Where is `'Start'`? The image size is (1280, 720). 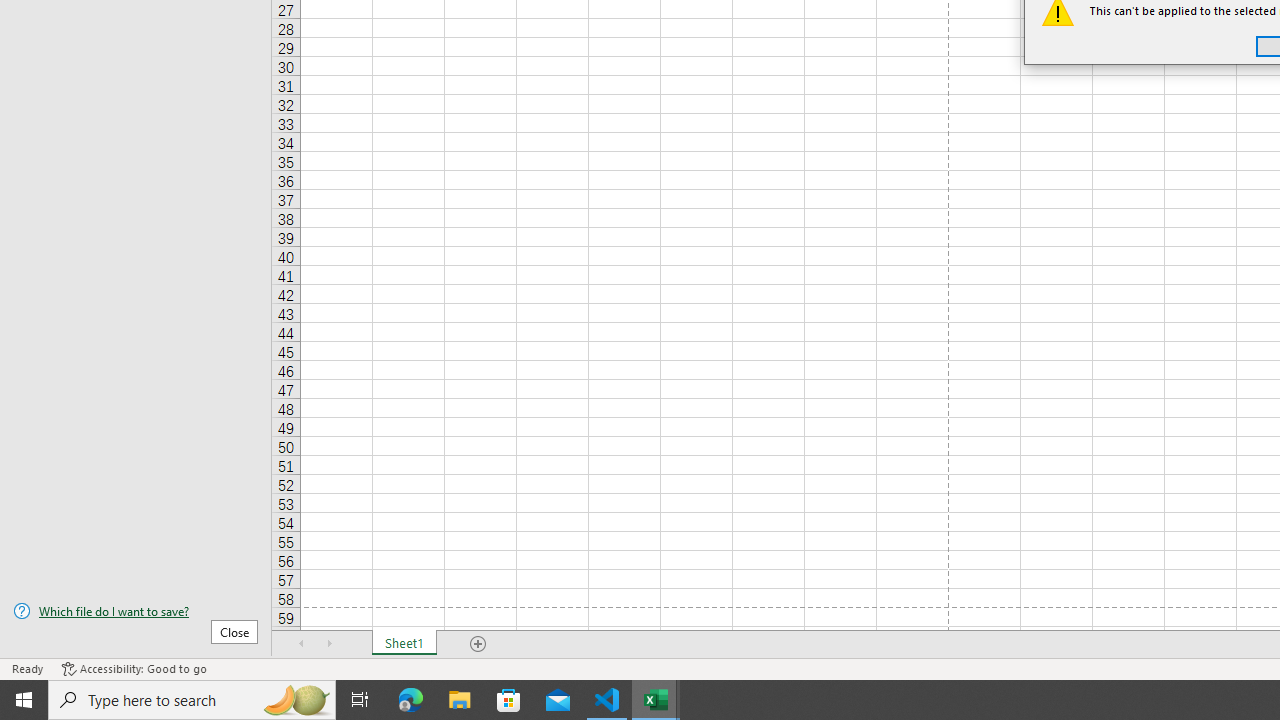 'Start' is located at coordinates (24, 698).